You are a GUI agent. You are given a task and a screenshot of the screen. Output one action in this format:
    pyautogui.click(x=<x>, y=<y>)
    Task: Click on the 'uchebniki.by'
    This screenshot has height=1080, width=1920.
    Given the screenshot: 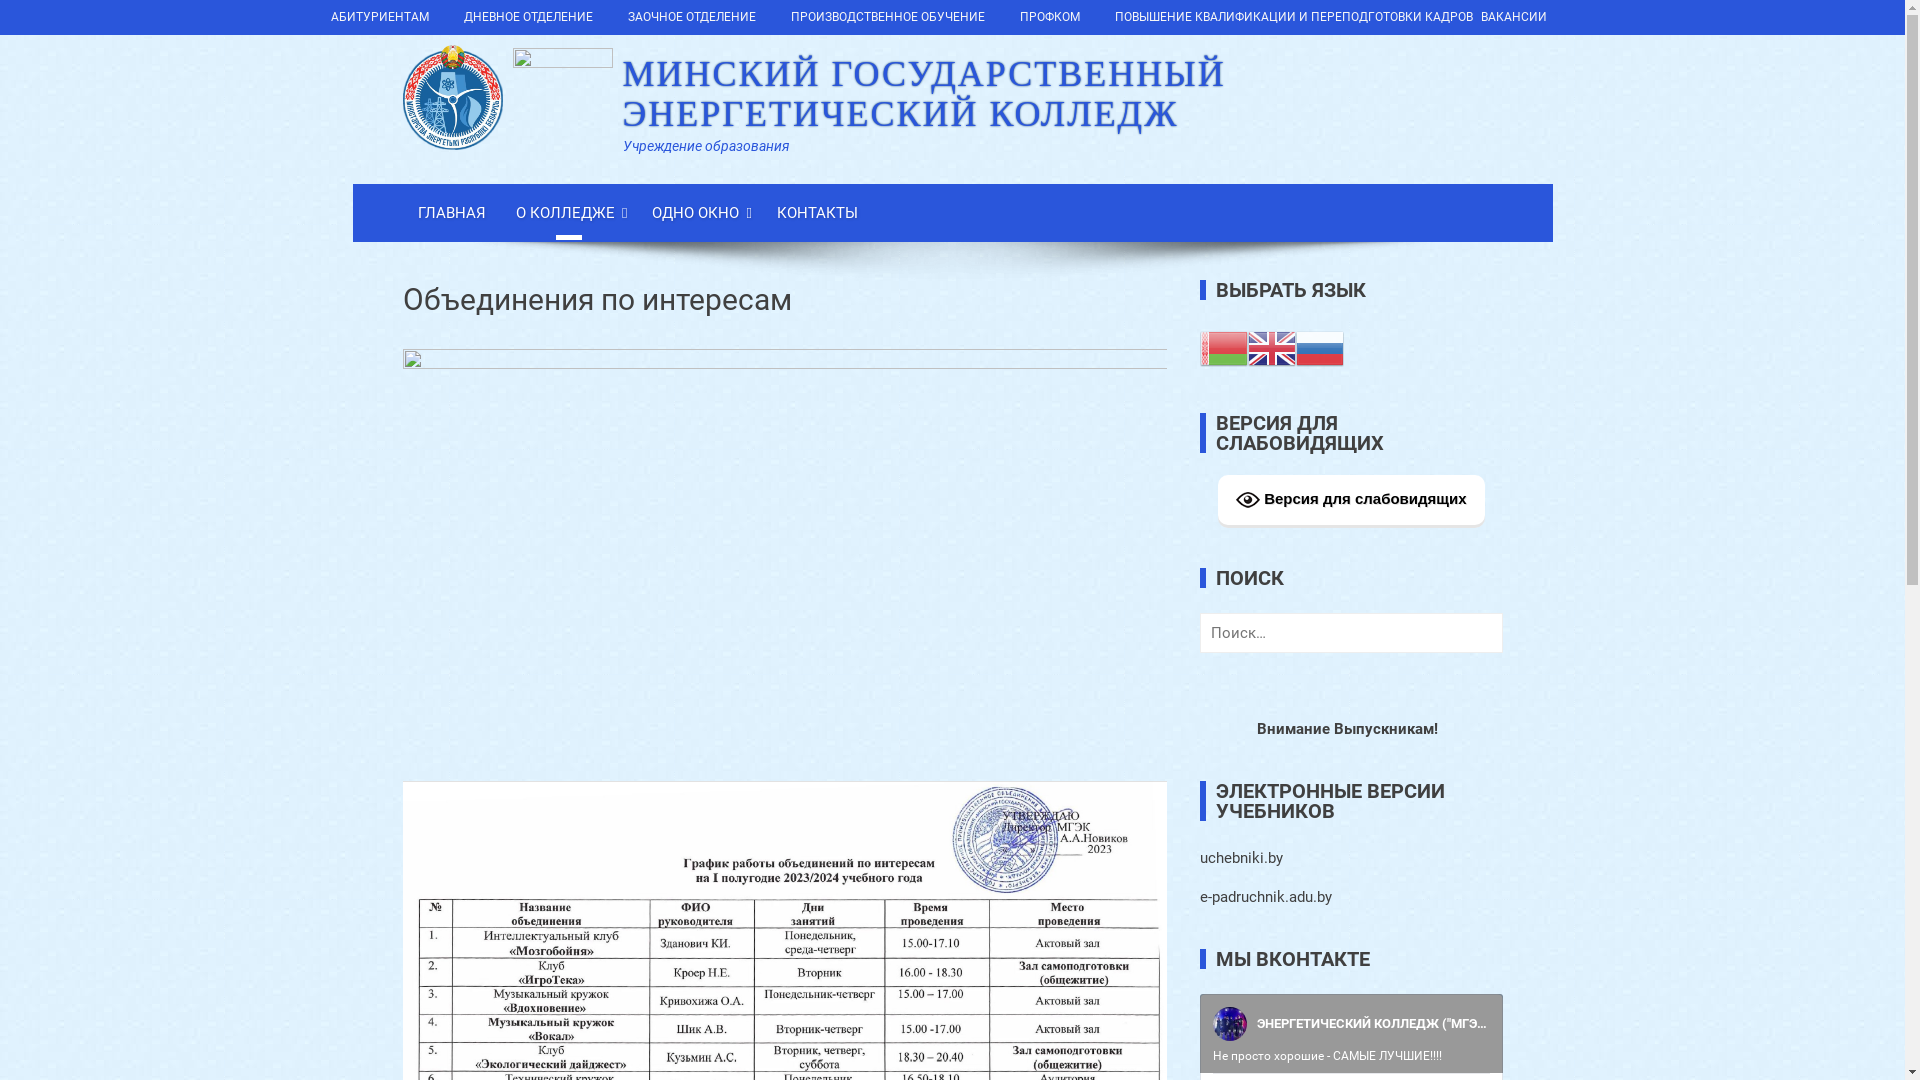 What is the action you would take?
    pyautogui.click(x=1200, y=856)
    